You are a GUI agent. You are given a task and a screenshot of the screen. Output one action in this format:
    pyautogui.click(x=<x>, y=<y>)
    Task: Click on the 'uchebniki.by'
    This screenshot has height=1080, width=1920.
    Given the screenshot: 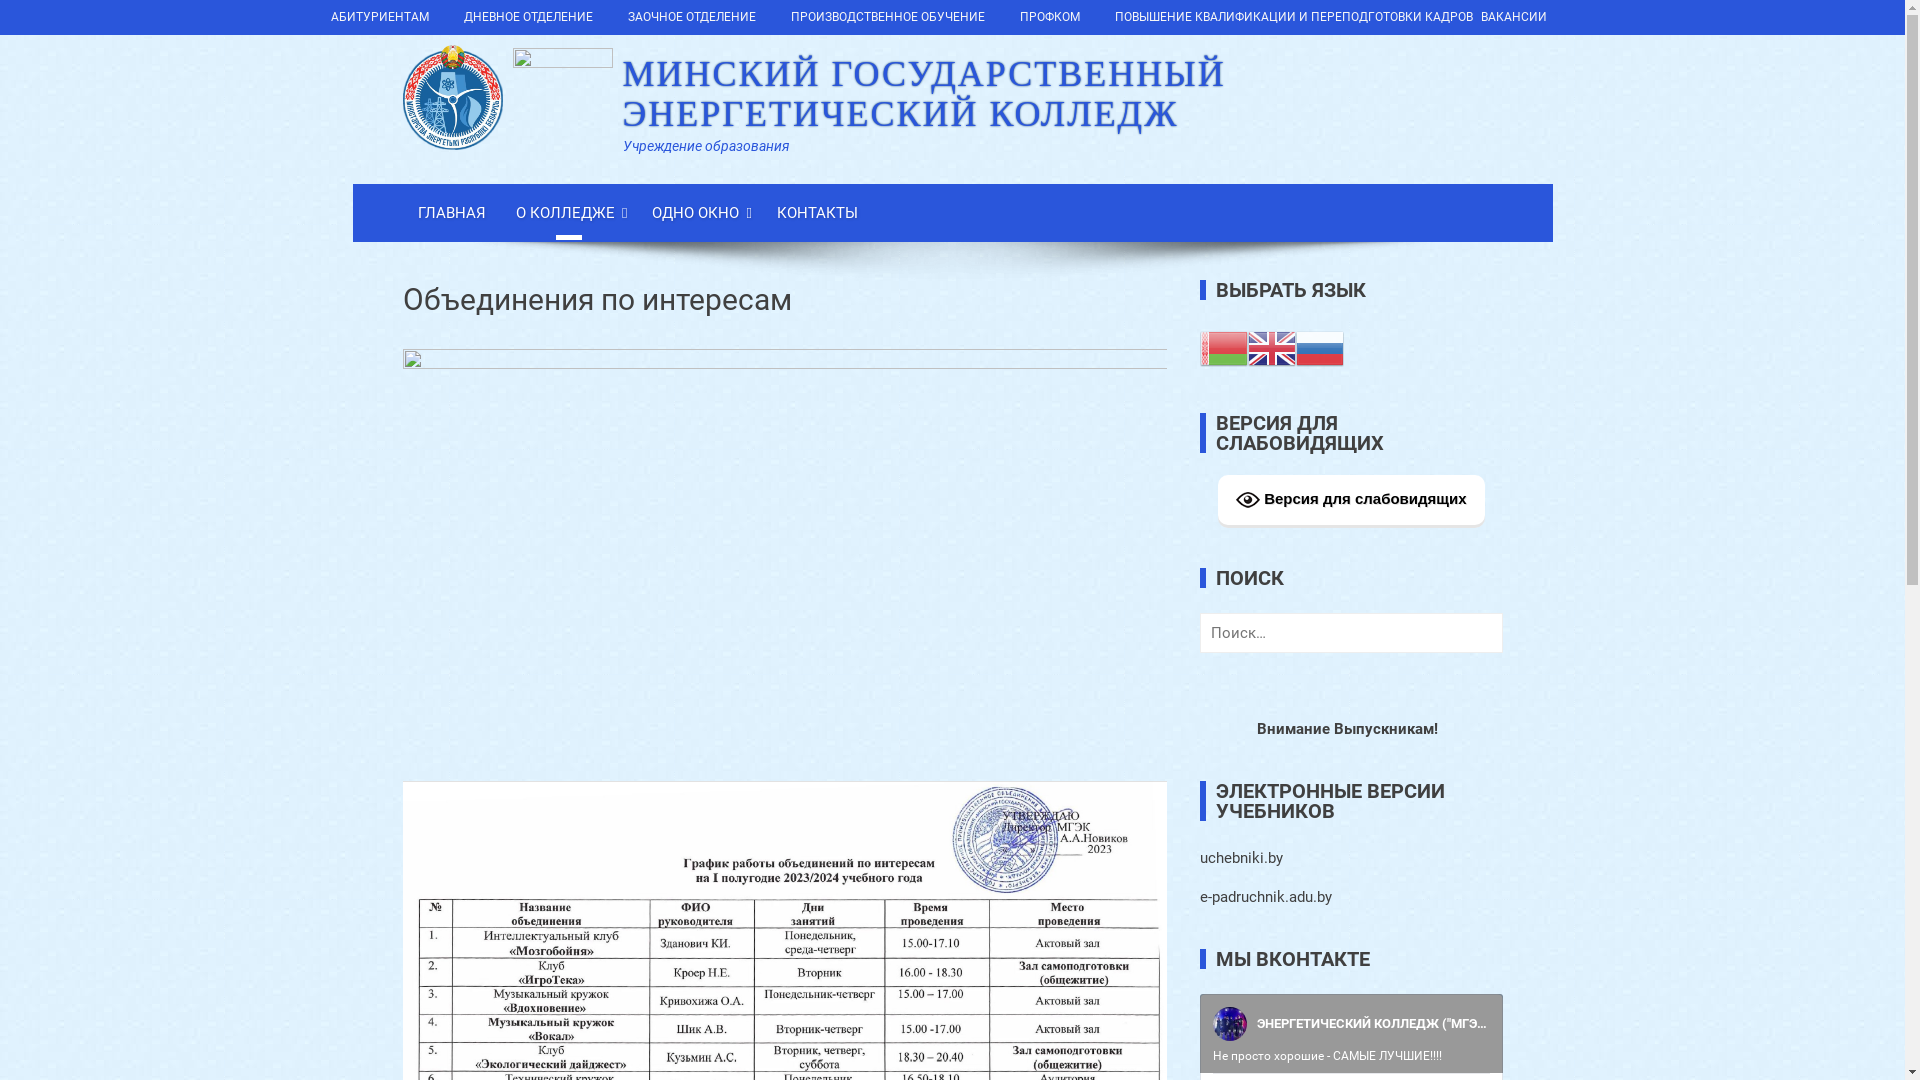 What is the action you would take?
    pyautogui.click(x=1200, y=856)
    